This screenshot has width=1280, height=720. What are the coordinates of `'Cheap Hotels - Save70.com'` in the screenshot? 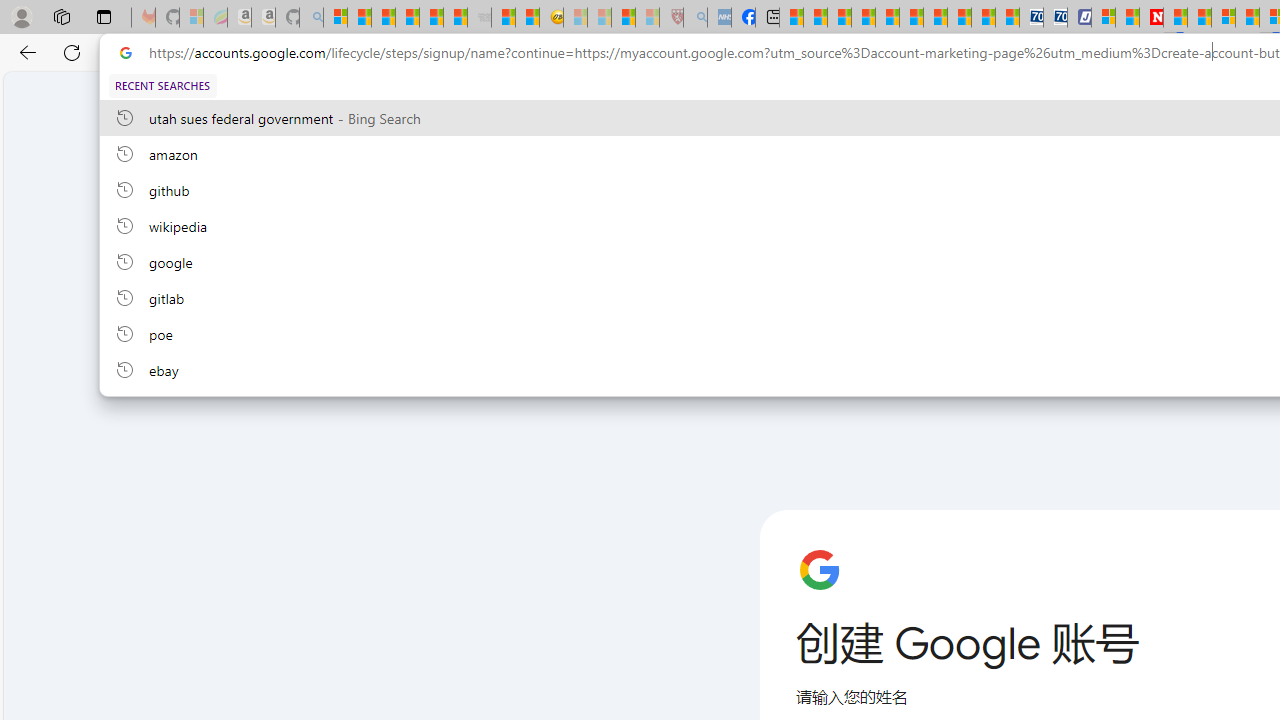 It's located at (1055, 17).